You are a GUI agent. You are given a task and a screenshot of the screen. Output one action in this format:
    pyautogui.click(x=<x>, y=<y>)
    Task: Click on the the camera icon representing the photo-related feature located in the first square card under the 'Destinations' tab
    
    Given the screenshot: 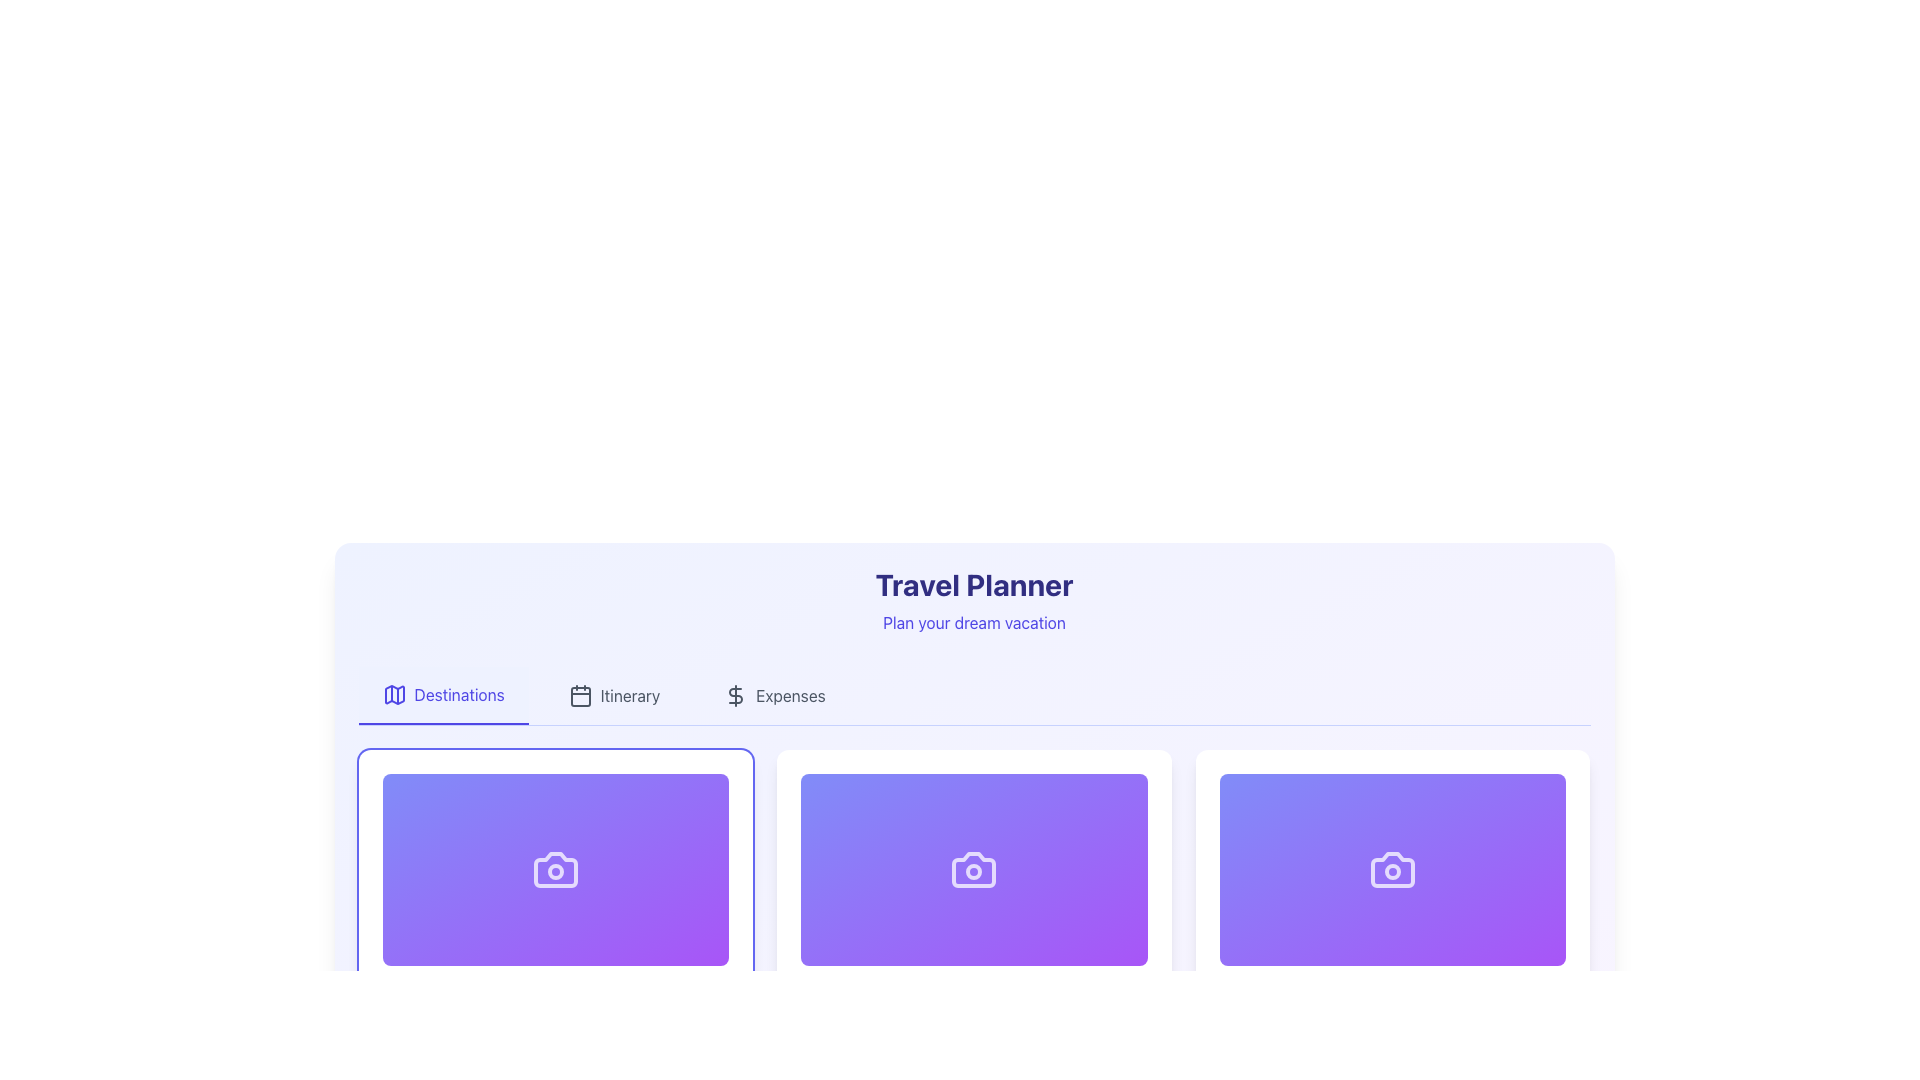 What is the action you would take?
    pyautogui.click(x=555, y=869)
    